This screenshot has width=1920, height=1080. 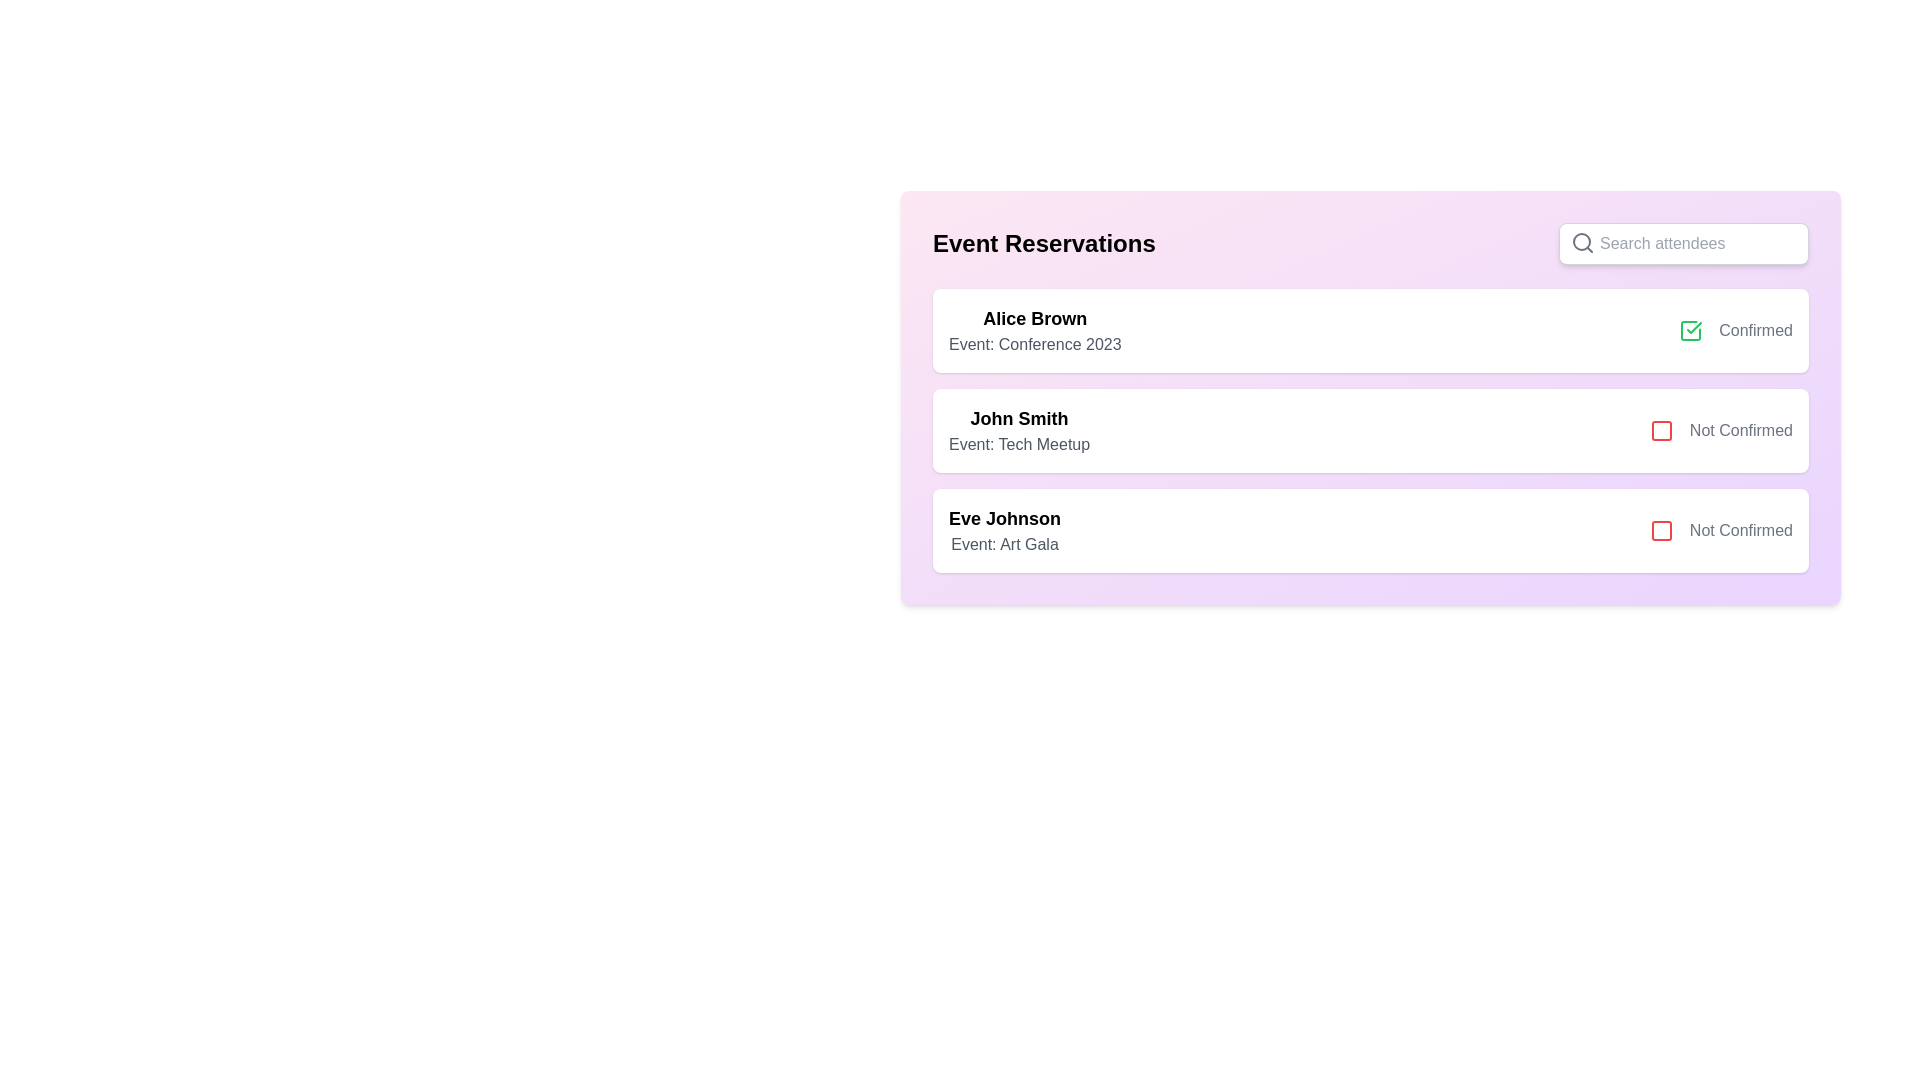 What do you see at coordinates (1690, 330) in the screenshot?
I see `the green checkmark icon inside a box located to the right of the first list item in the 'Event Reservations' section, which indicates the confirmation status of the item` at bounding box center [1690, 330].